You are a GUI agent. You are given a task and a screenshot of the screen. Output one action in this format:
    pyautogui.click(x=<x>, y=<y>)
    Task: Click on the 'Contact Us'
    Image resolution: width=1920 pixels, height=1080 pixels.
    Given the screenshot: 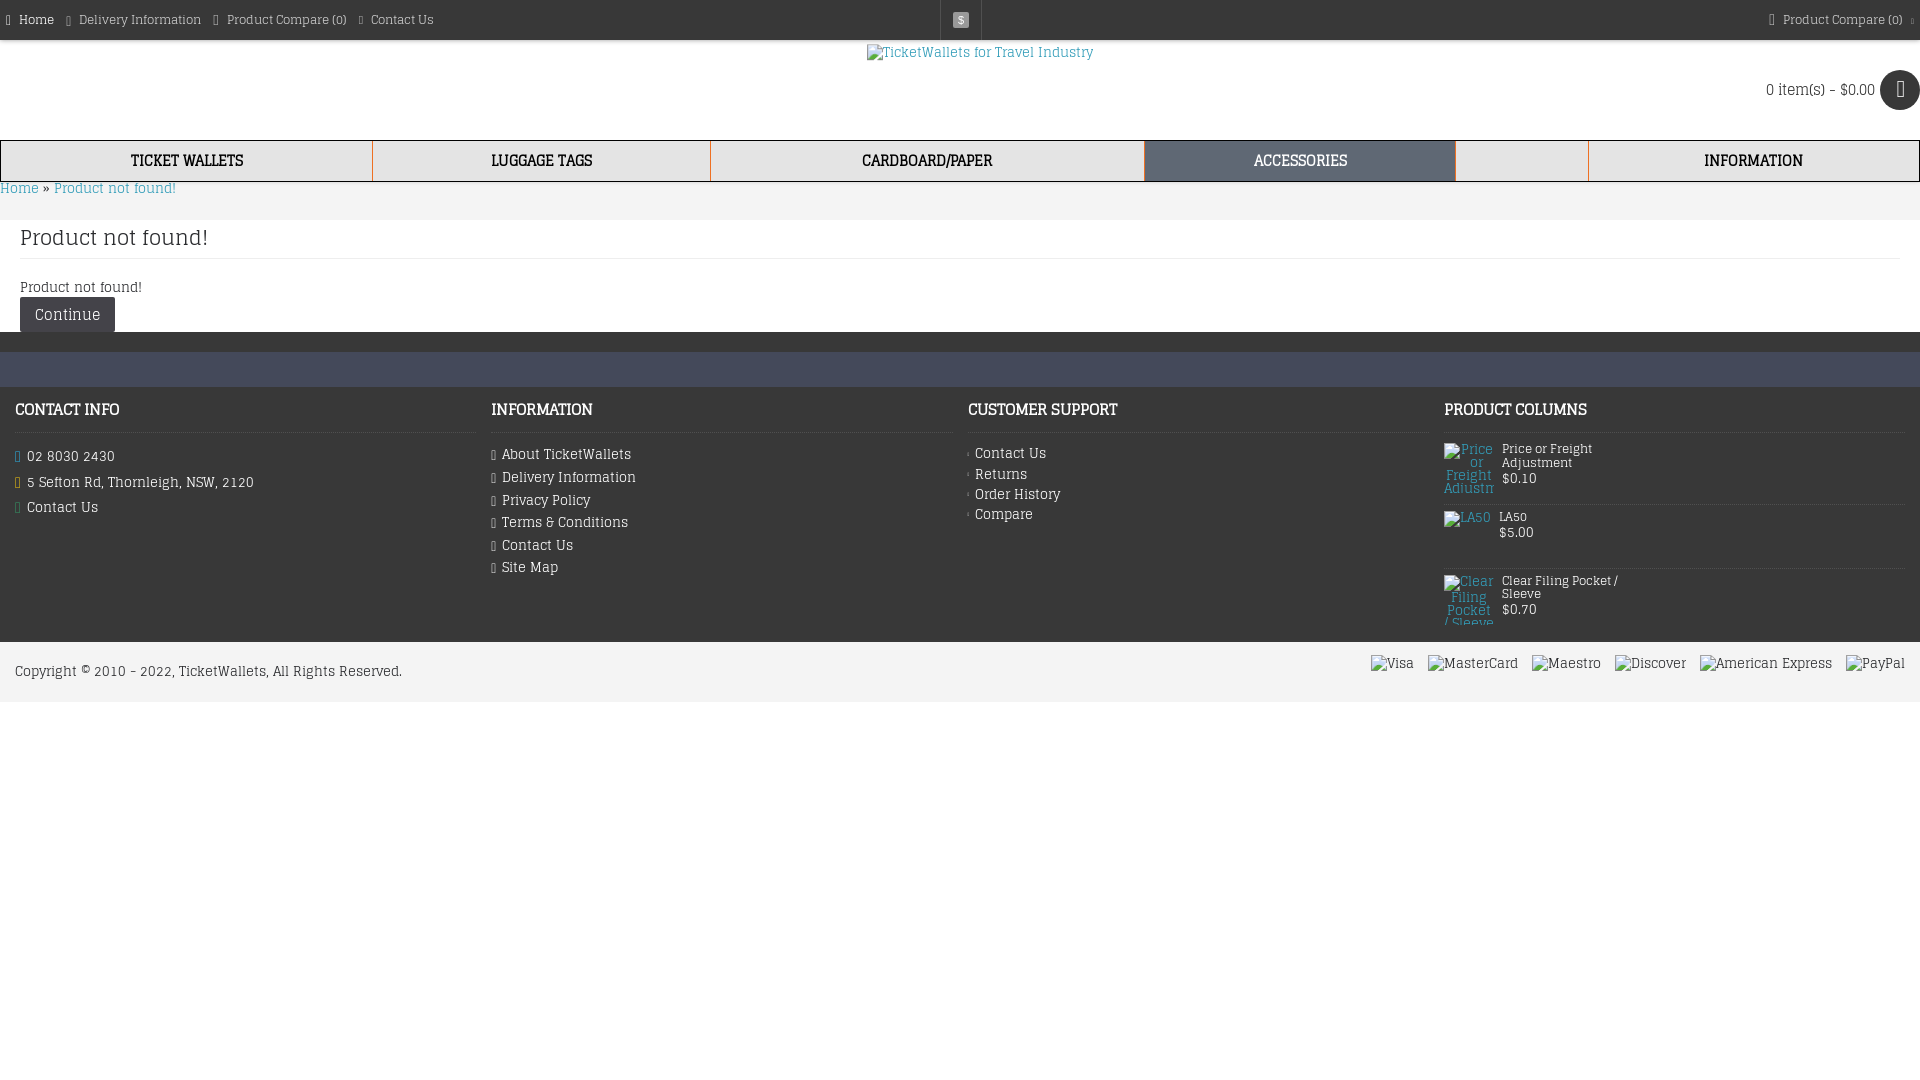 What is the action you would take?
    pyautogui.click(x=244, y=506)
    